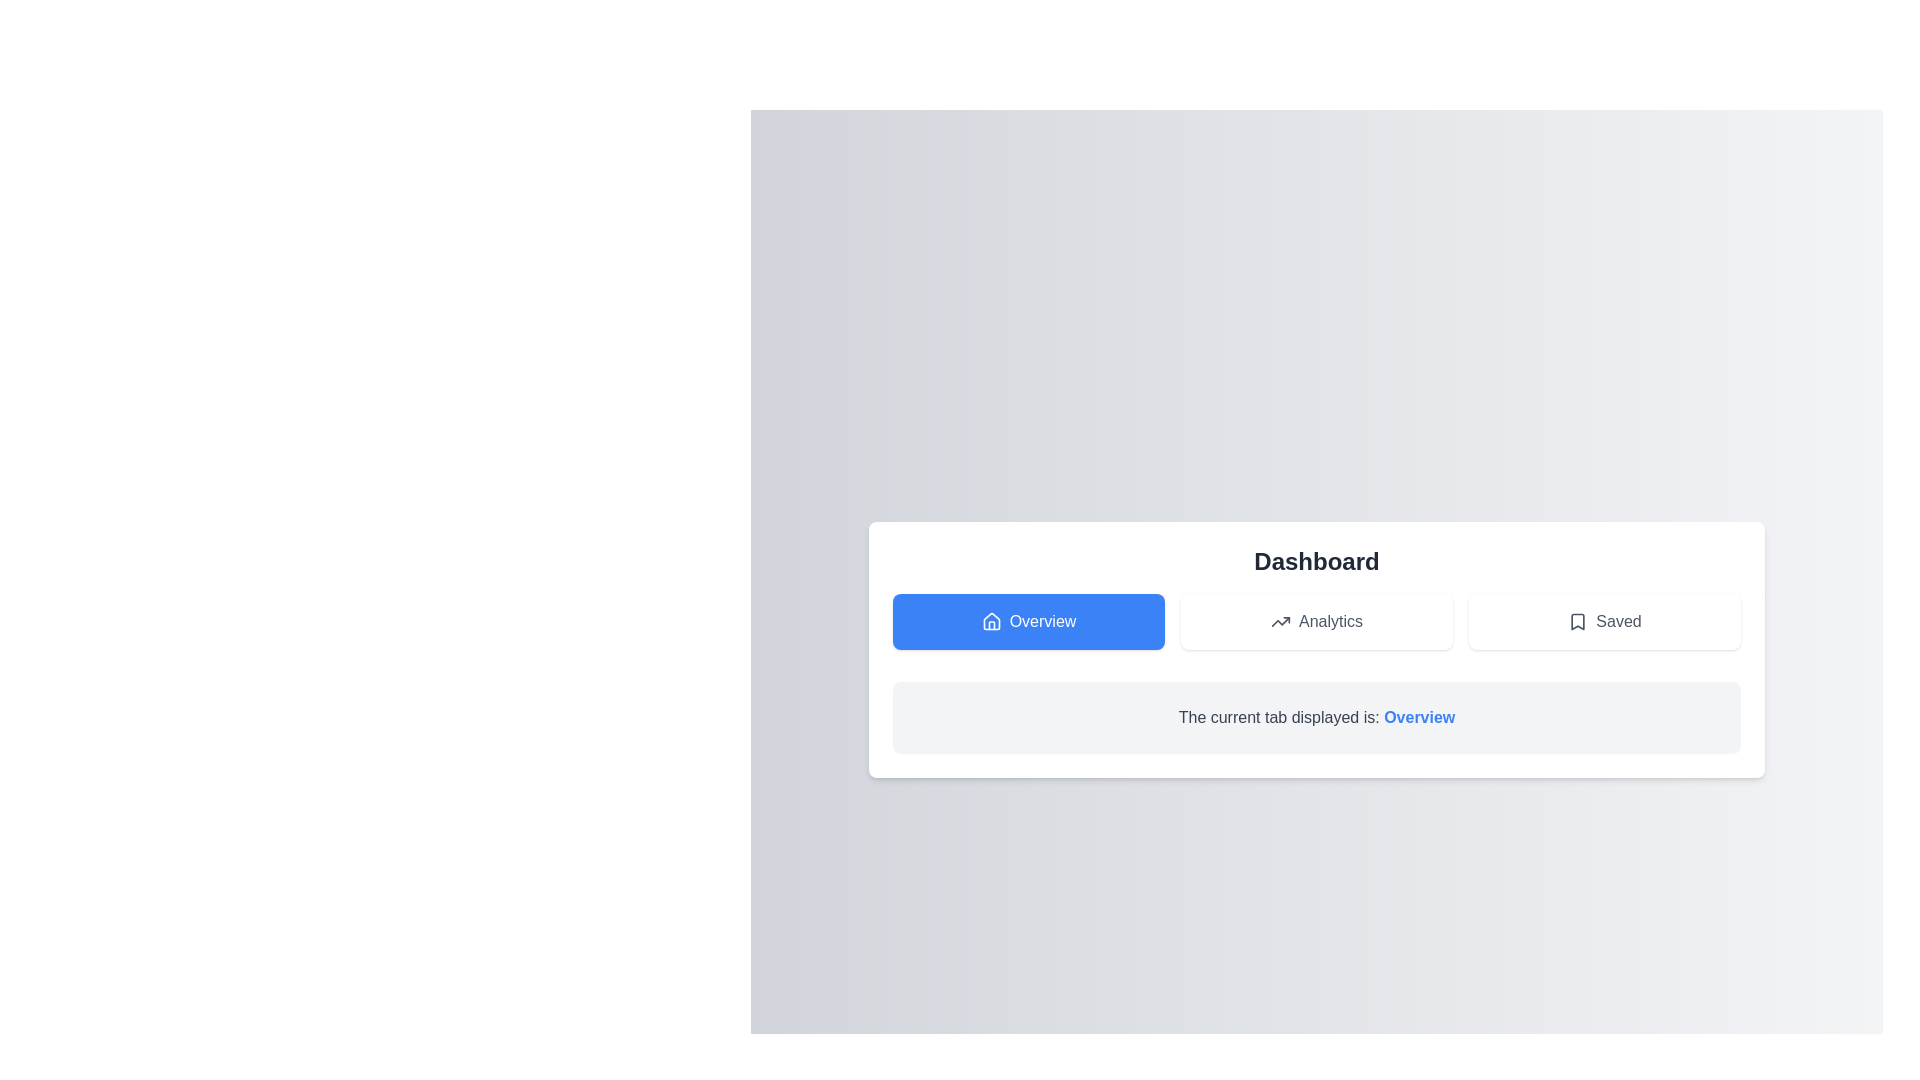 The width and height of the screenshot is (1920, 1080). I want to click on the upward trend graphical icon representing analytics or growth metrics, located in the horizontal navigation bar under the 'Analytics' tab, if it is interactive, so click(1281, 620).